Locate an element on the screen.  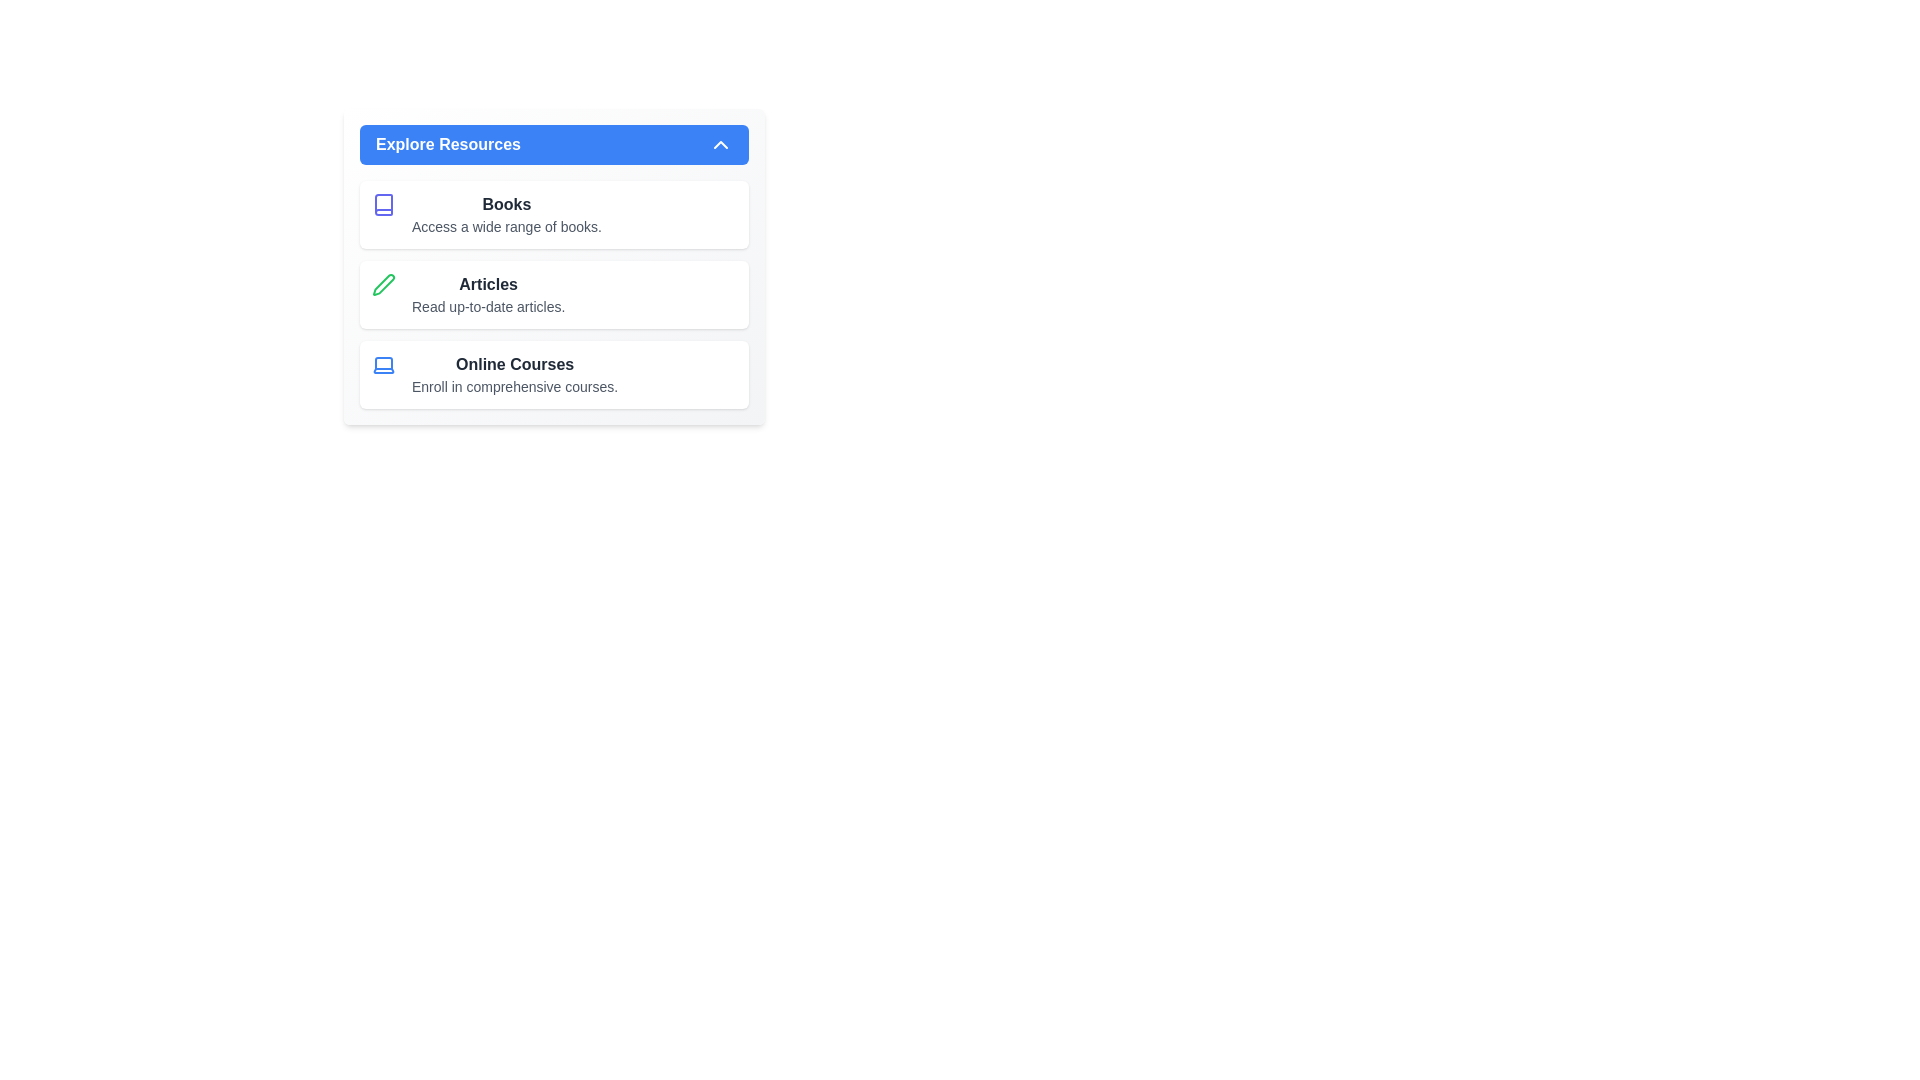
the 'Books' text block which contains the bold dark gray text 'Books' and smaller descriptive text 'Access a wide range of books.' is located at coordinates (506, 215).